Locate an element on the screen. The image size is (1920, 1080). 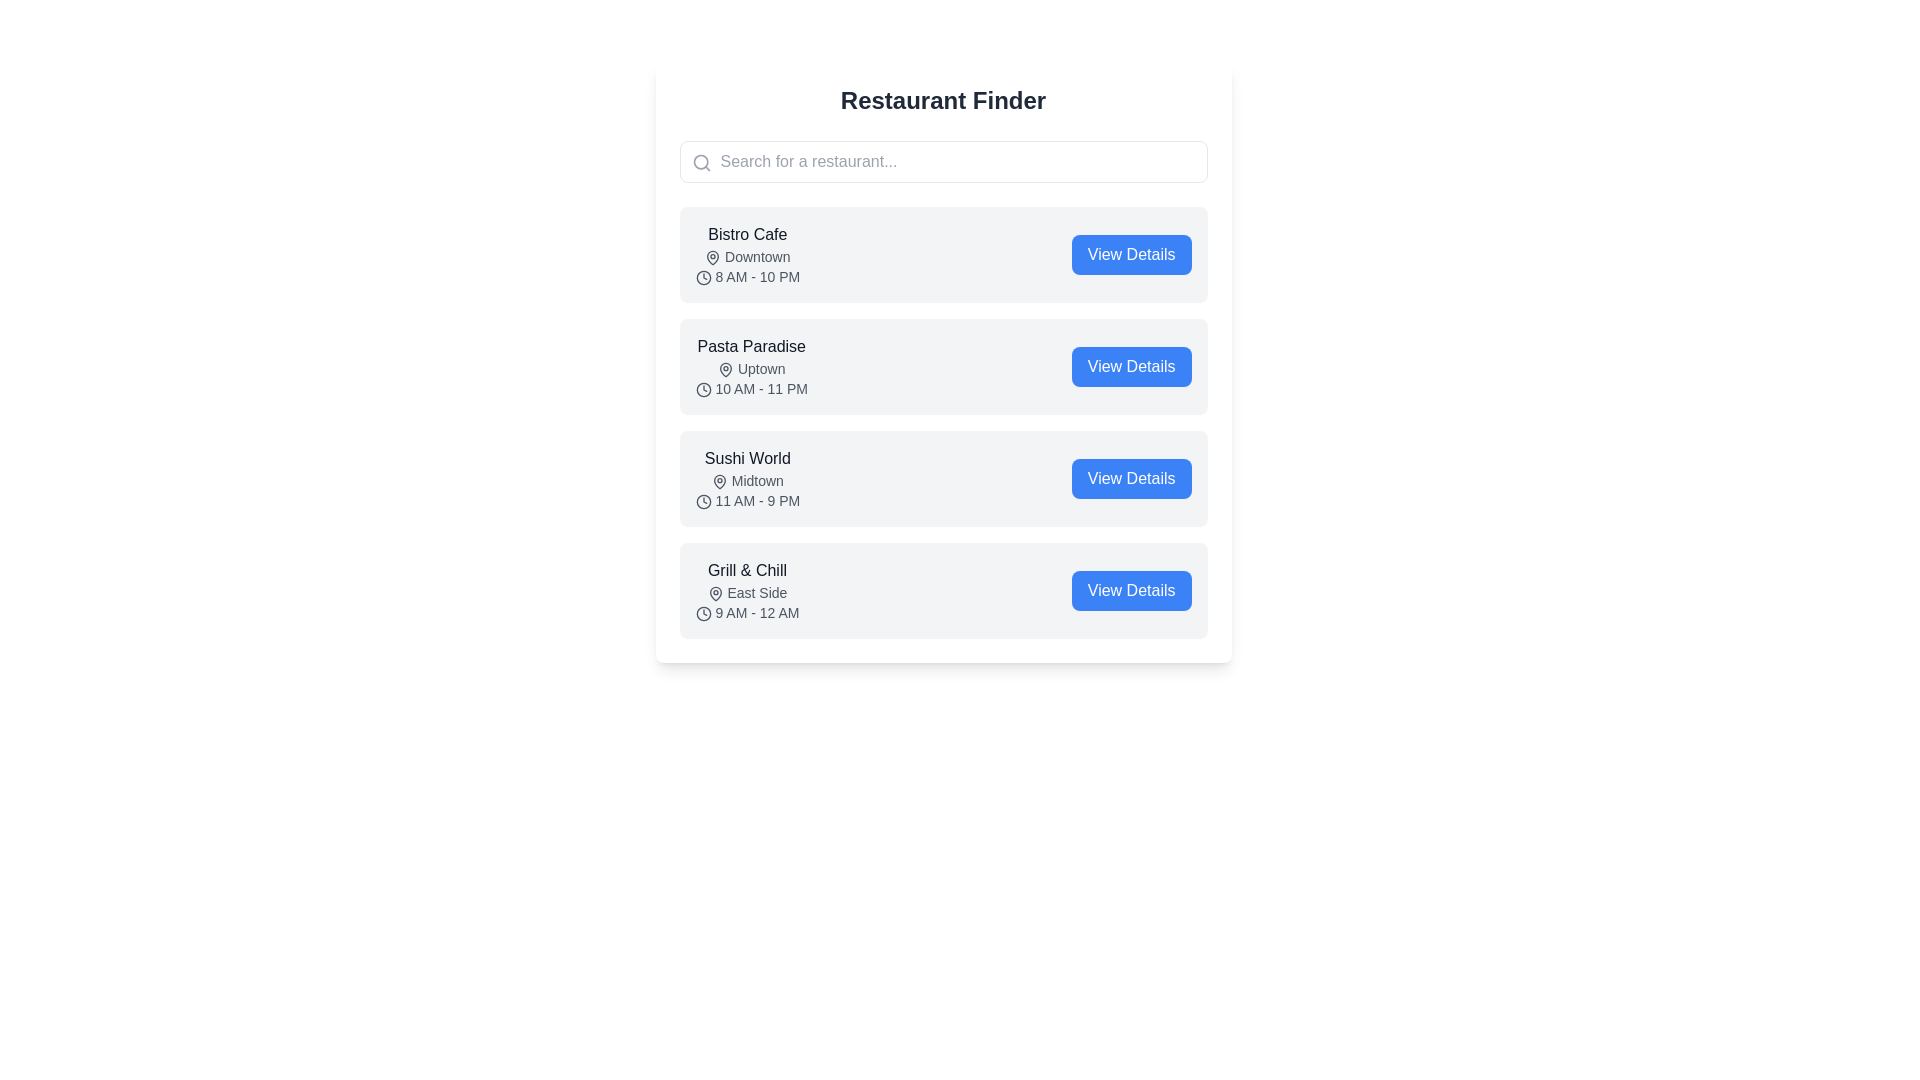
the small gray magnifying glass icon representing the search function located in the search bar under the title 'Restaurant Finder' is located at coordinates (701, 161).